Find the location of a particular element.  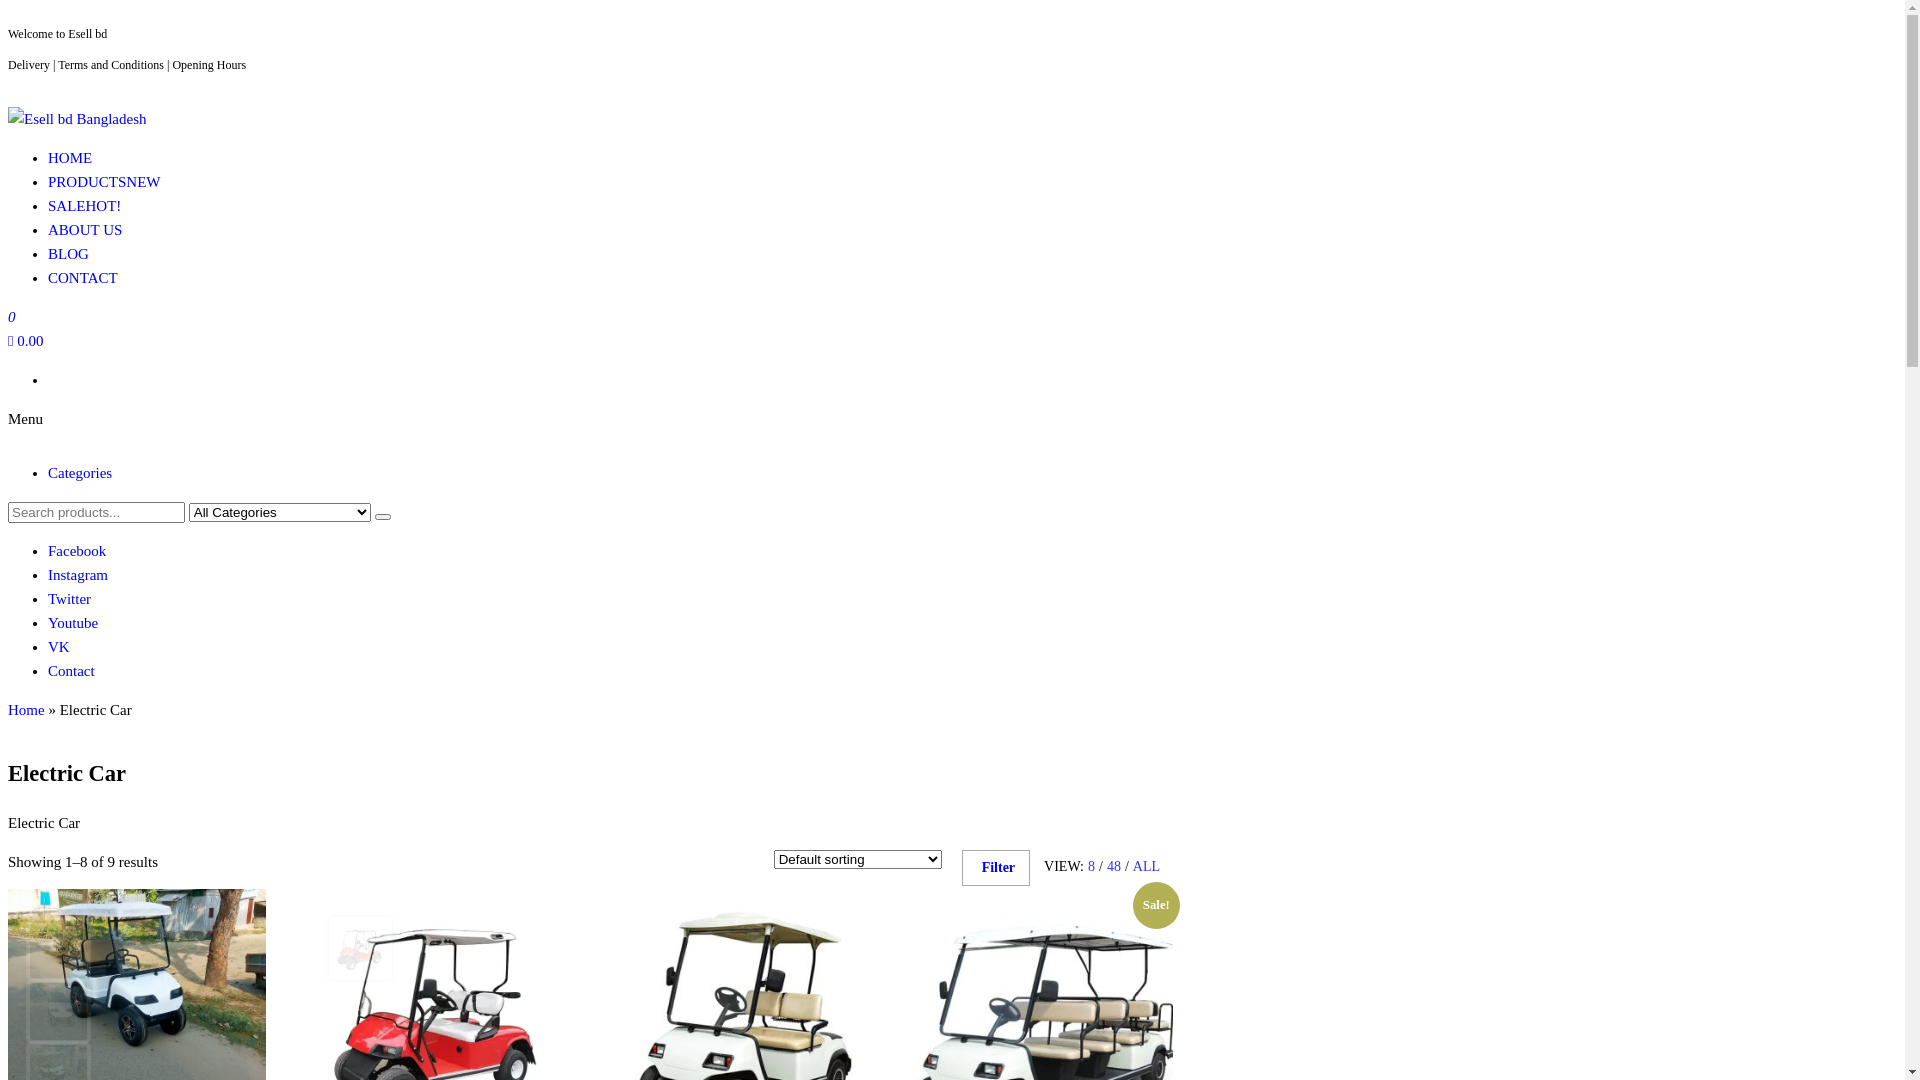

'Twitter' is located at coordinates (48, 597).